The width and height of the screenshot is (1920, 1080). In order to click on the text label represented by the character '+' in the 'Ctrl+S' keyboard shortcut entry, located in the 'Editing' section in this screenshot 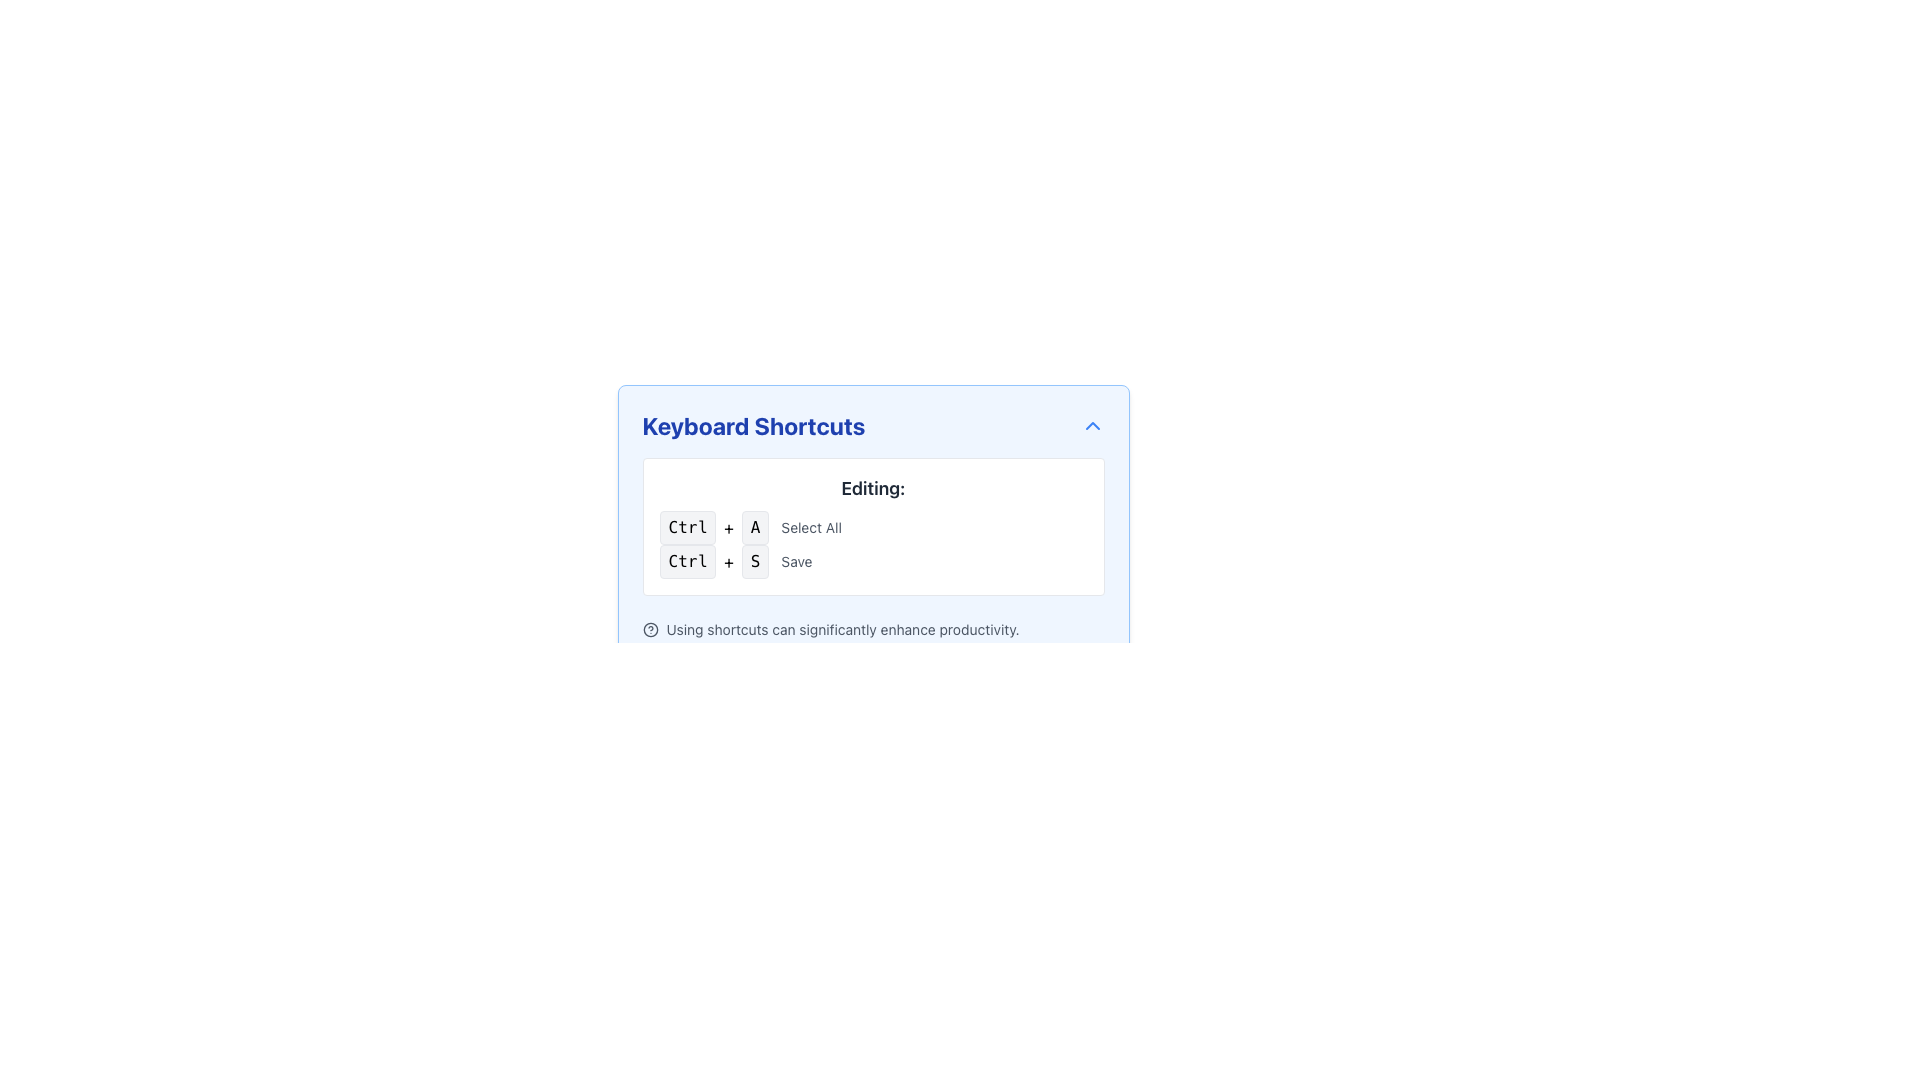, I will do `click(727, 562)`.